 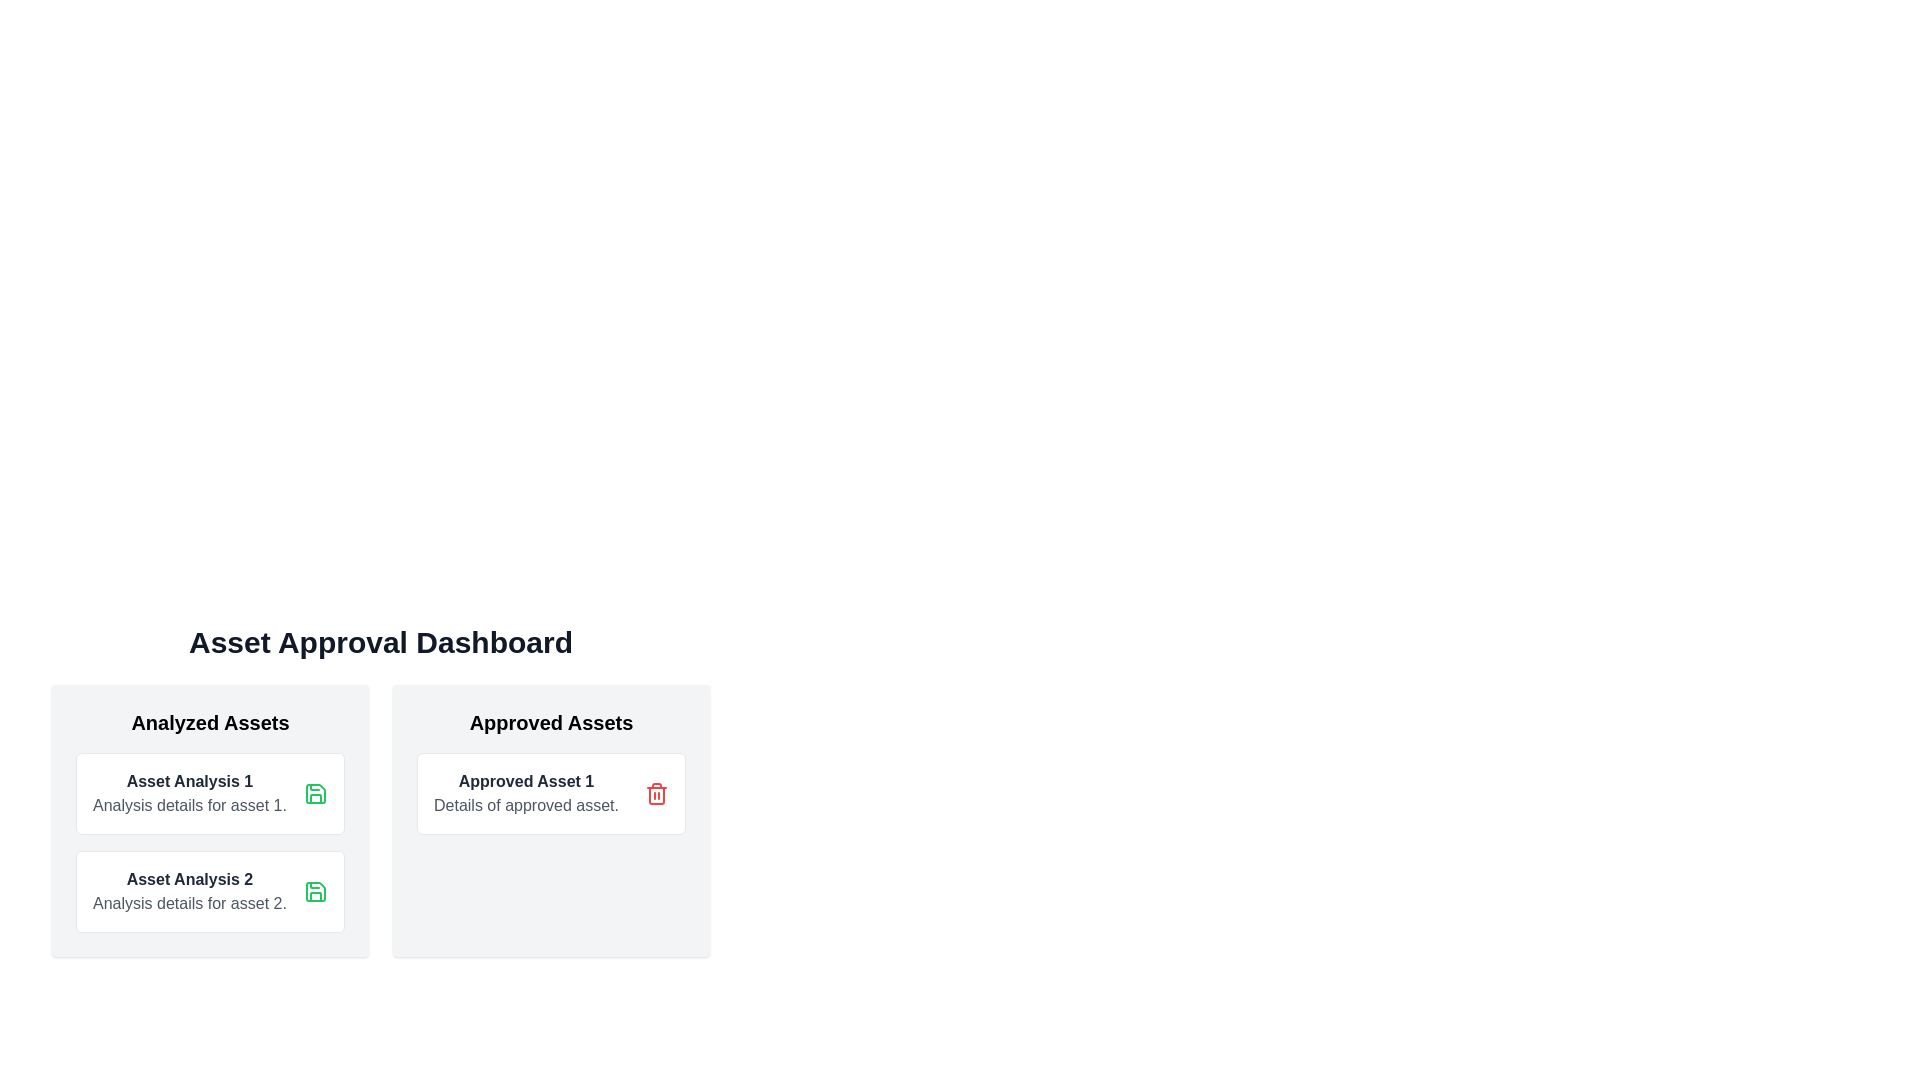 I want to click on text content of the Text Label that displays 'Analysis details for asset 2.', which is styled in gray and positioned below the 'Asset Analysis 2' header in the card, so click(x=189, y=903).